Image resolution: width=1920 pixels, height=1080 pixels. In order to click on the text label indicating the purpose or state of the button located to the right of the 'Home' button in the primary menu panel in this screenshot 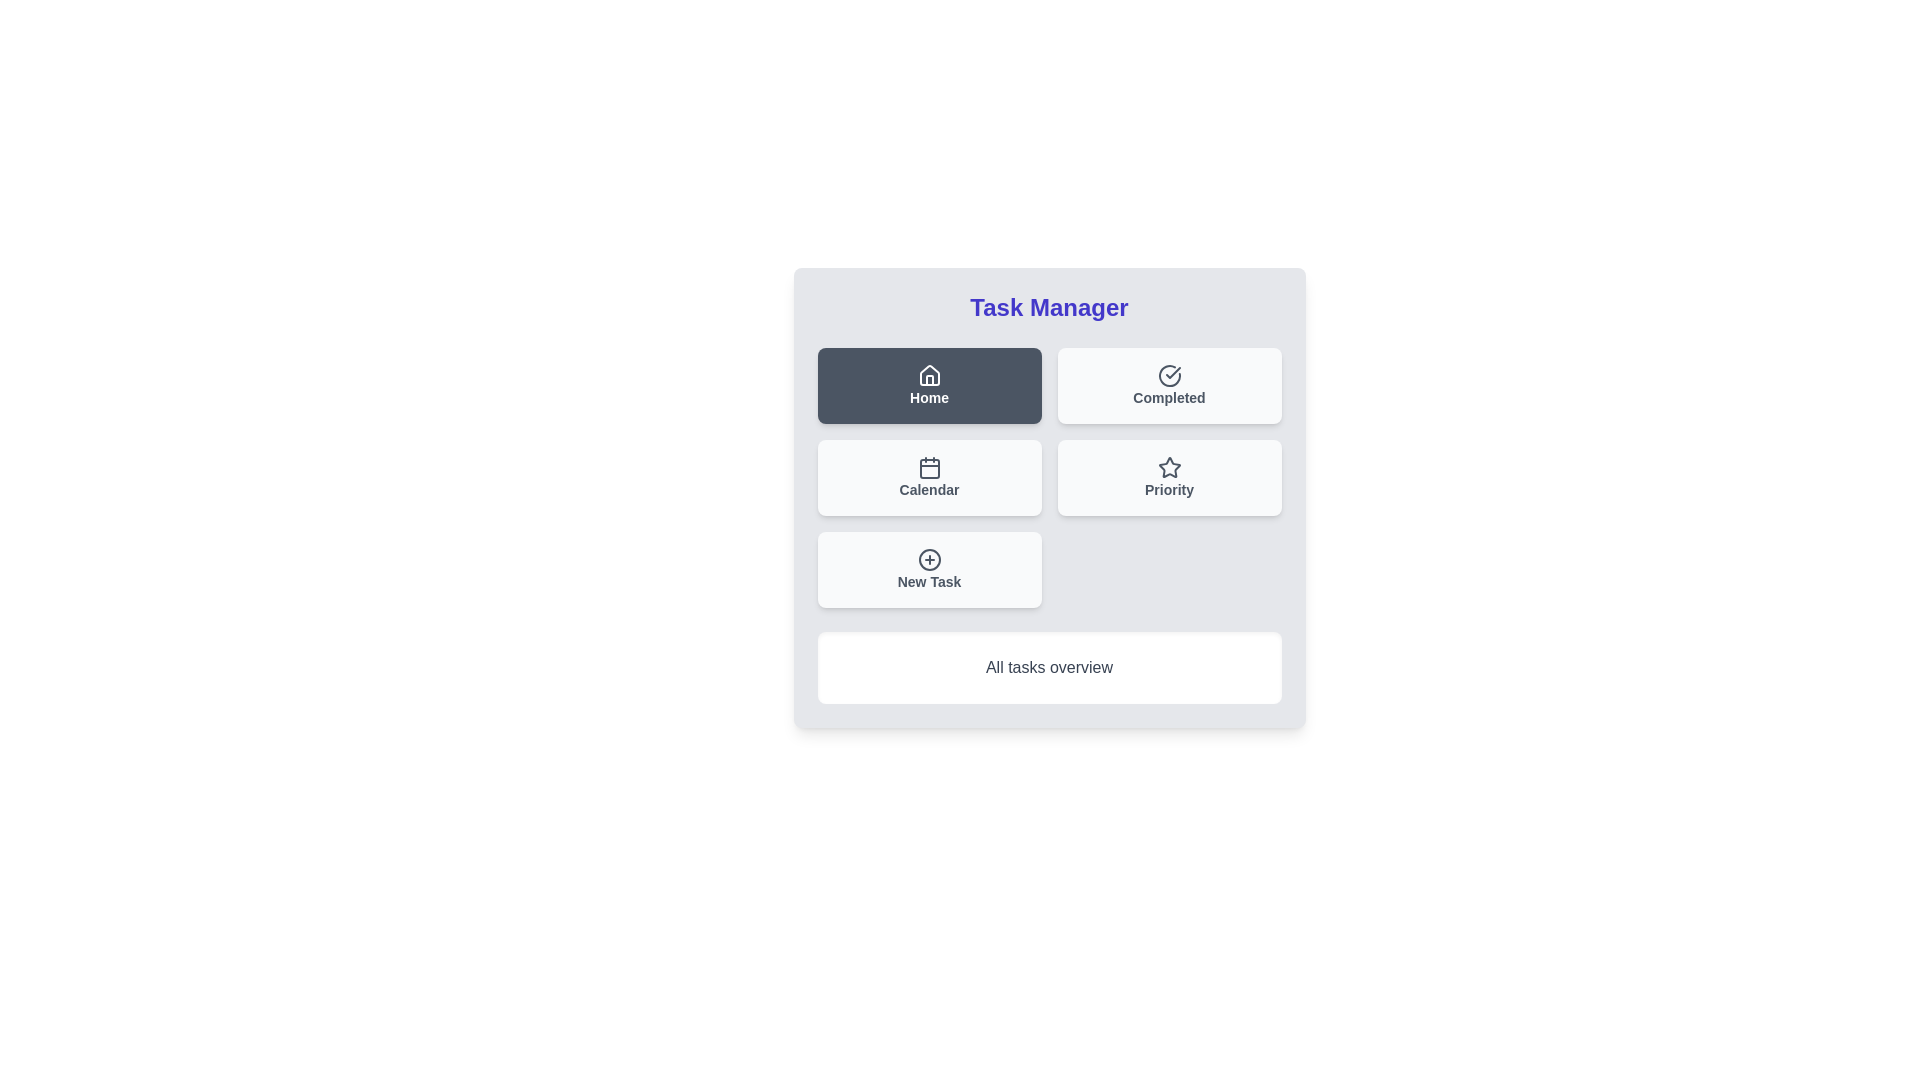, I will do `click(1169, 397)`.